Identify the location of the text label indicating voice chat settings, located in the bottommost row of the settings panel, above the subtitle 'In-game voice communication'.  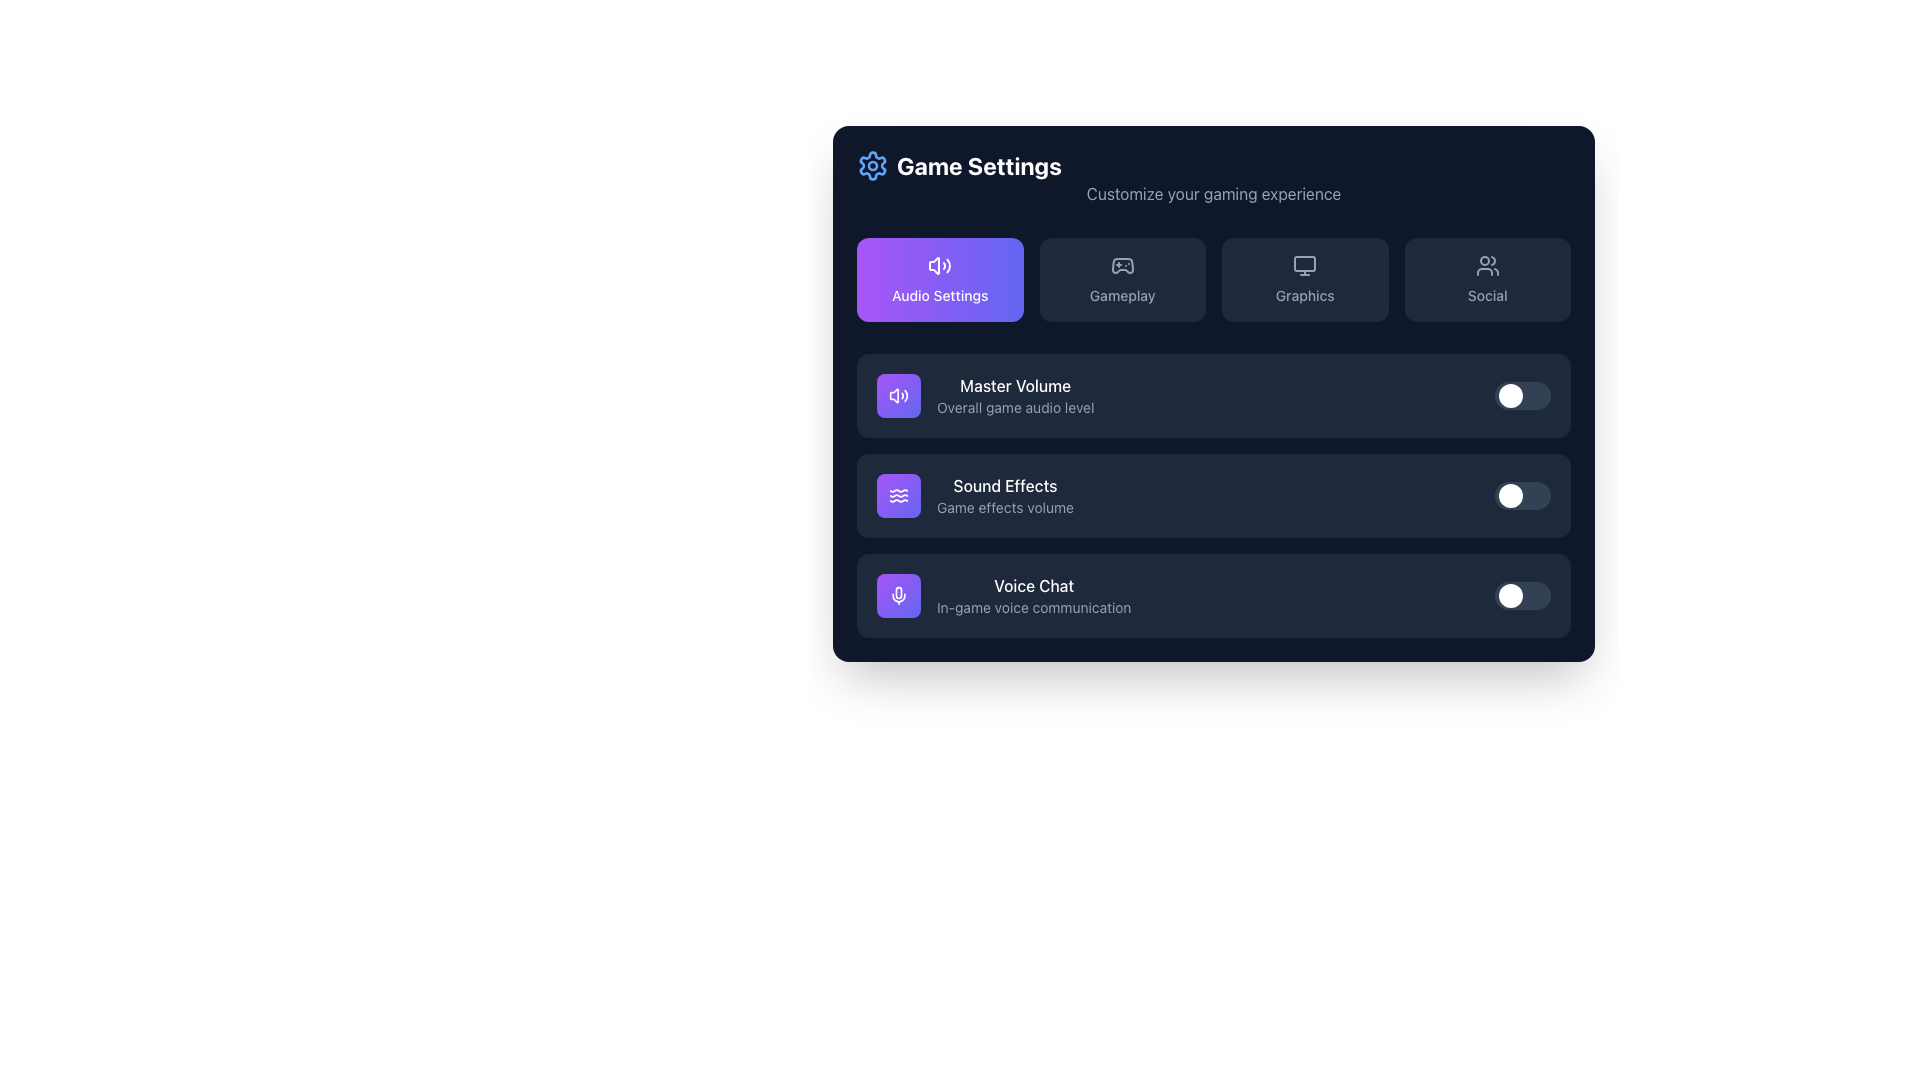
(1034, 585).